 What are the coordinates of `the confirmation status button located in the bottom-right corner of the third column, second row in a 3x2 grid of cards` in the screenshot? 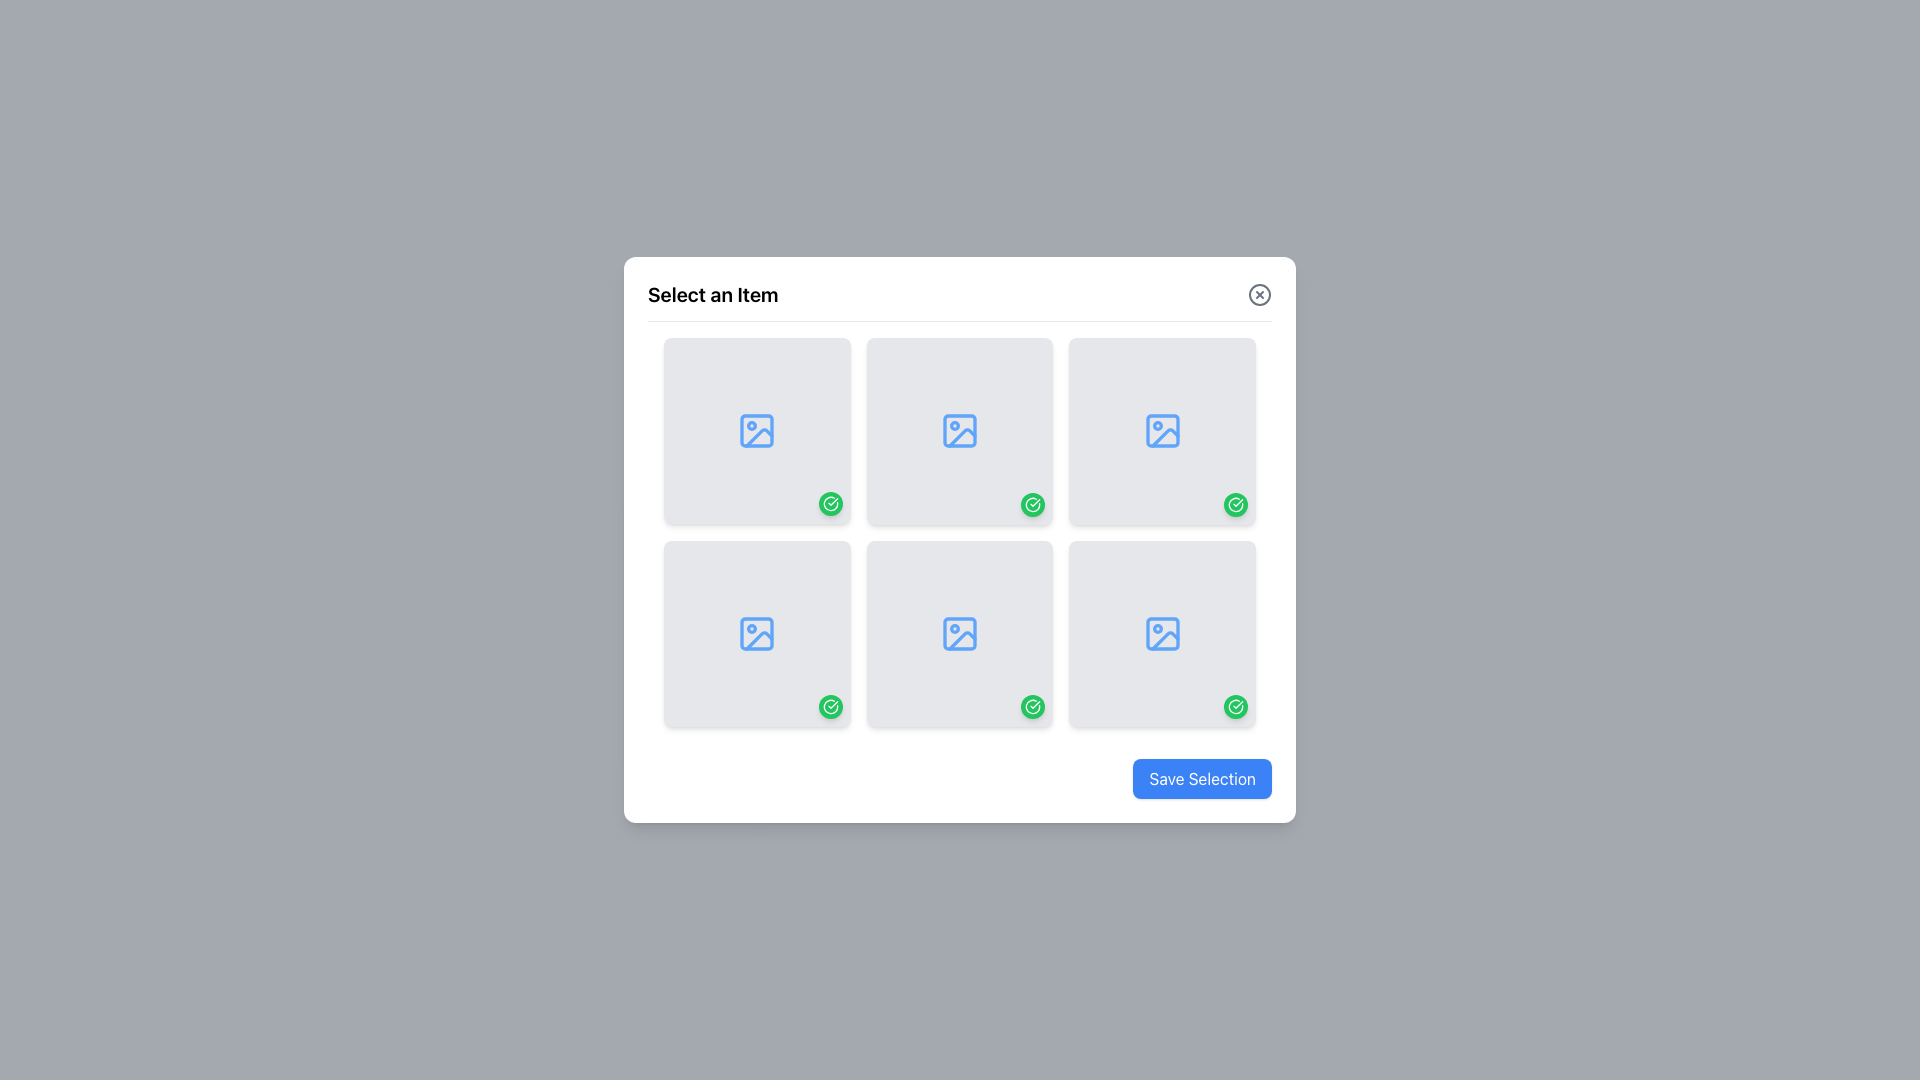 It's located at (1235, 503).